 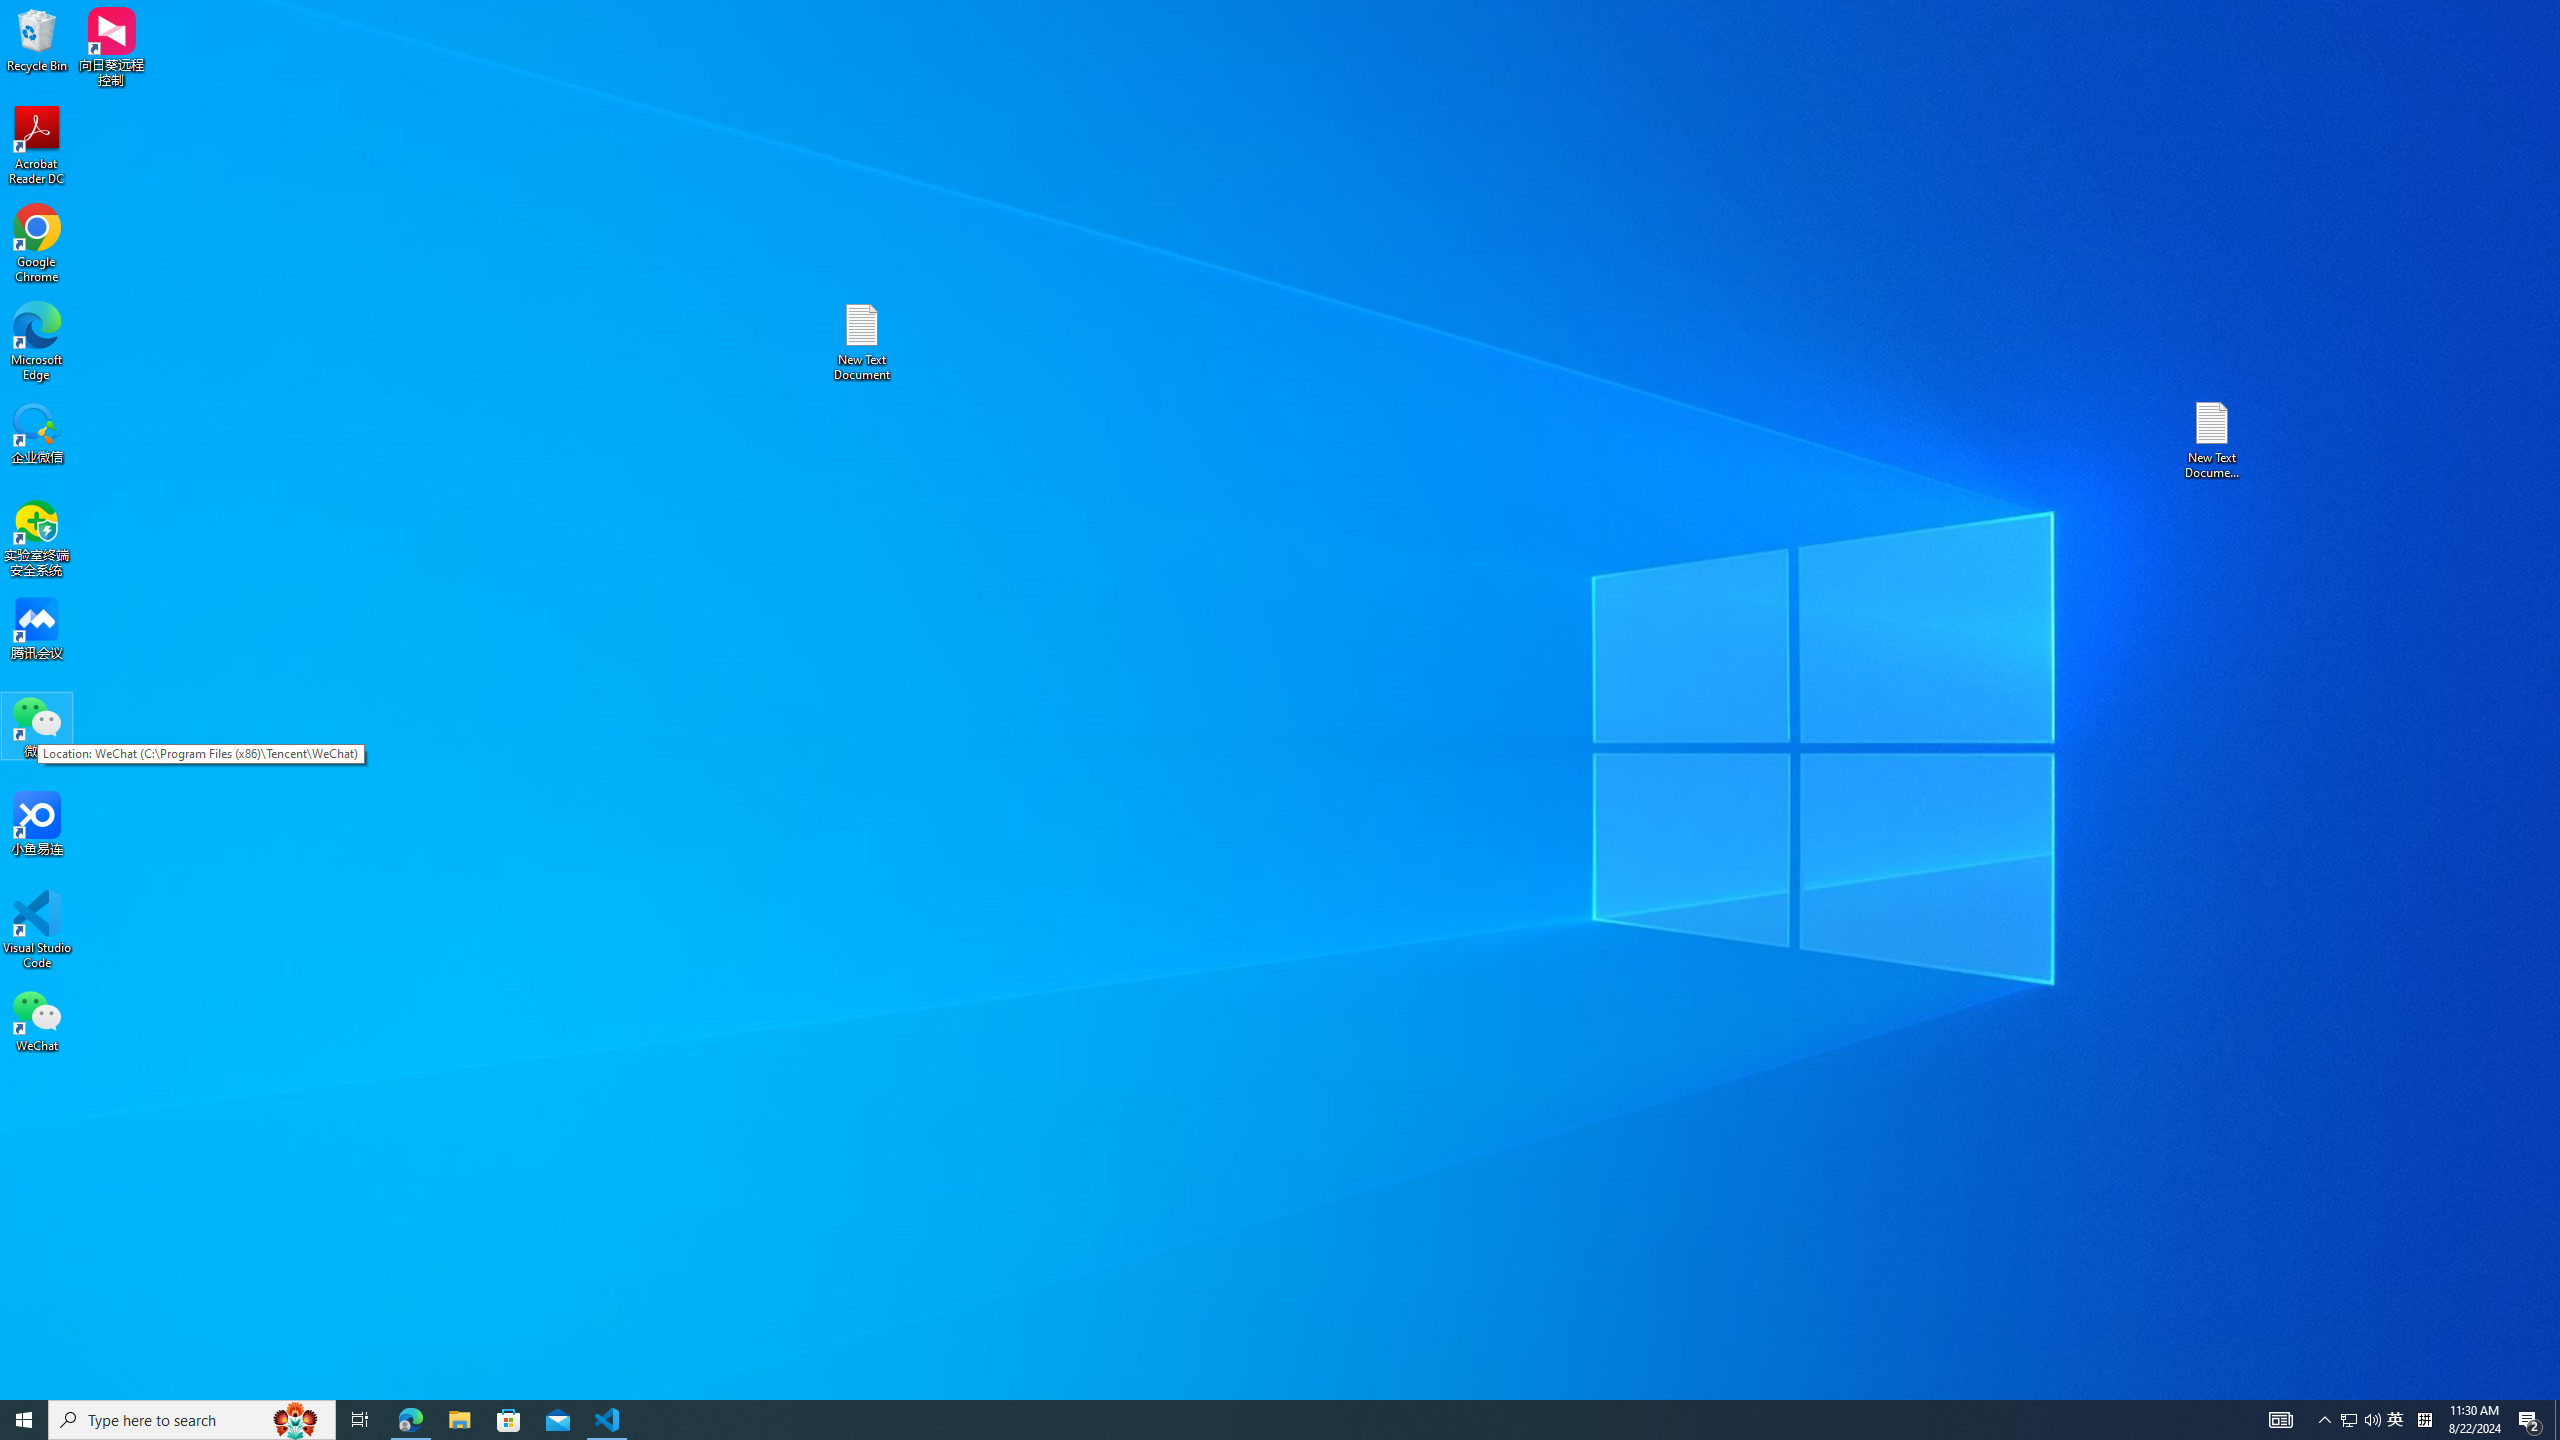 I want to click on 'Recycle Bin', so click(x=36, y=38).